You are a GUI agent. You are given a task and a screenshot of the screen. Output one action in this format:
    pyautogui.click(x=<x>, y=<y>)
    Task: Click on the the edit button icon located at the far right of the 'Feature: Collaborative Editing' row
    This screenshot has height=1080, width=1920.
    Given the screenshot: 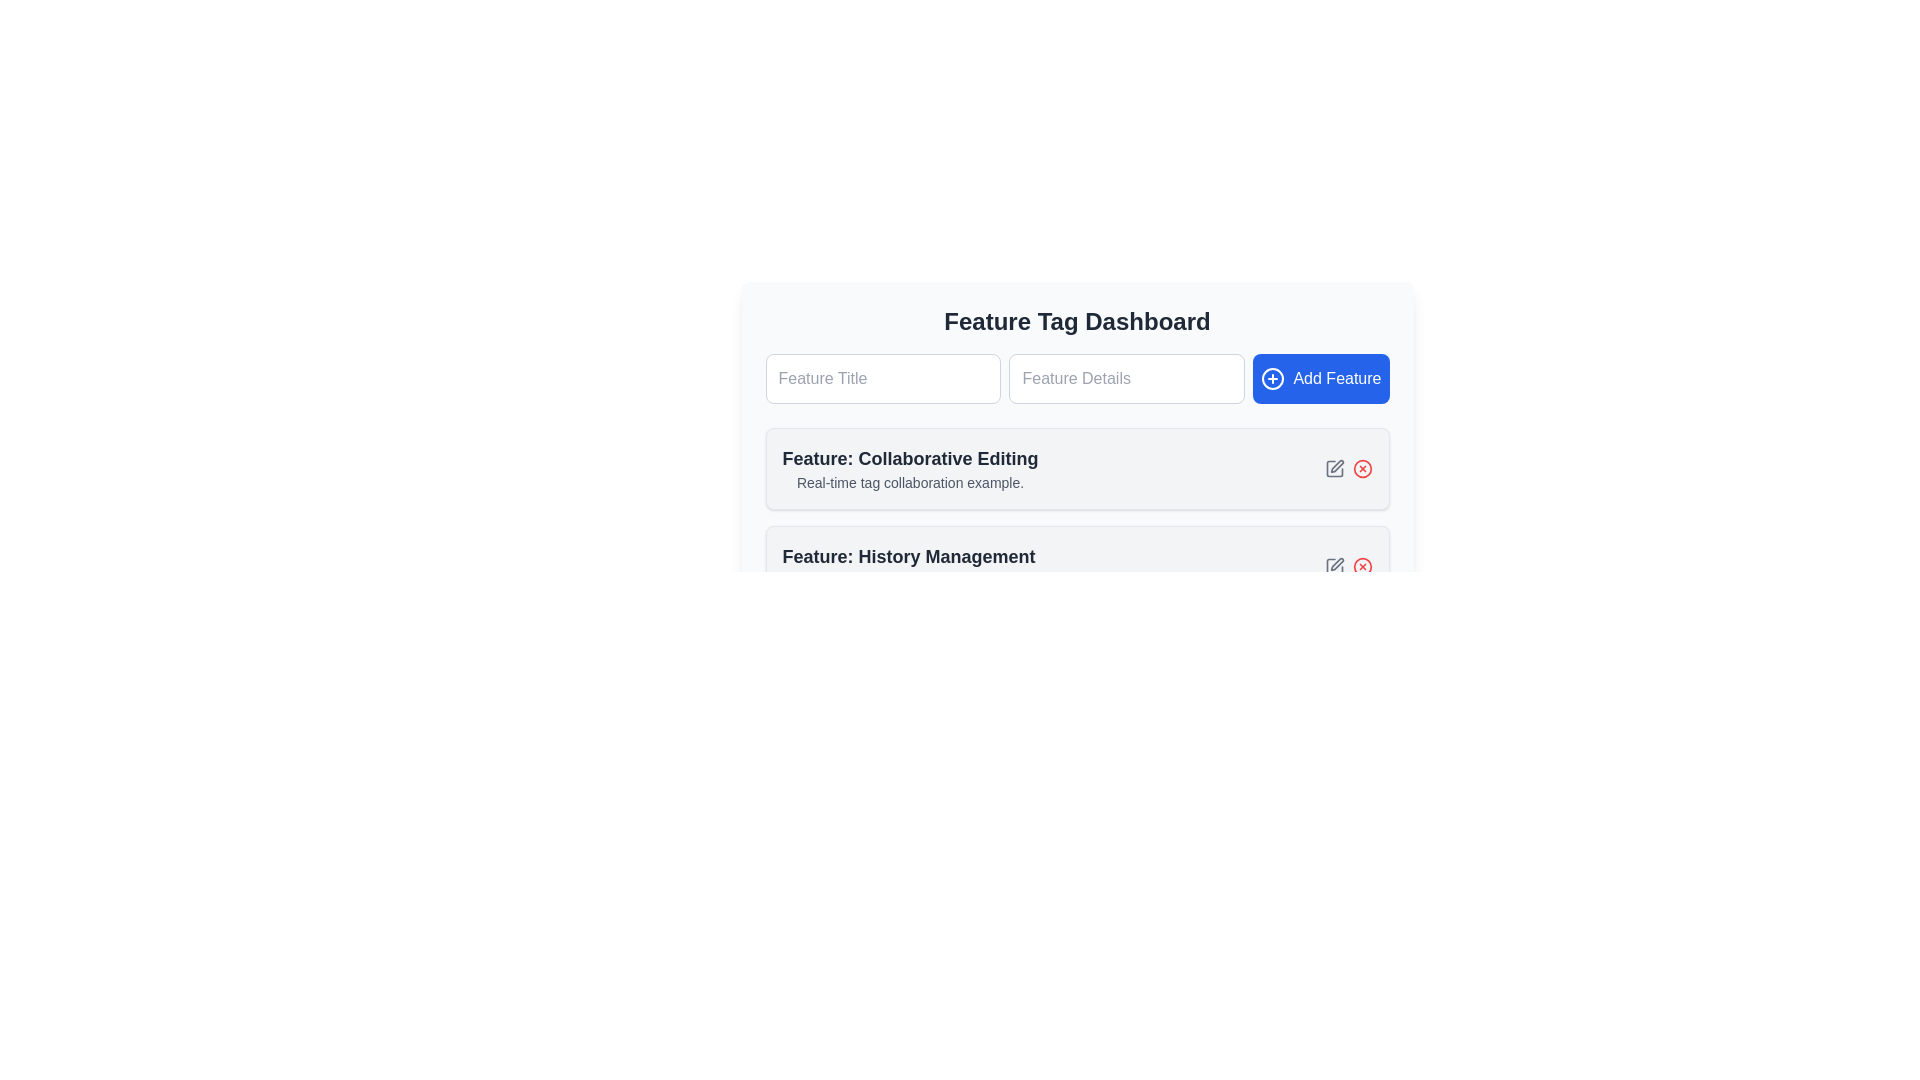 What is the action you would take?
    pyautogui.click(x=1335, y=466)
    